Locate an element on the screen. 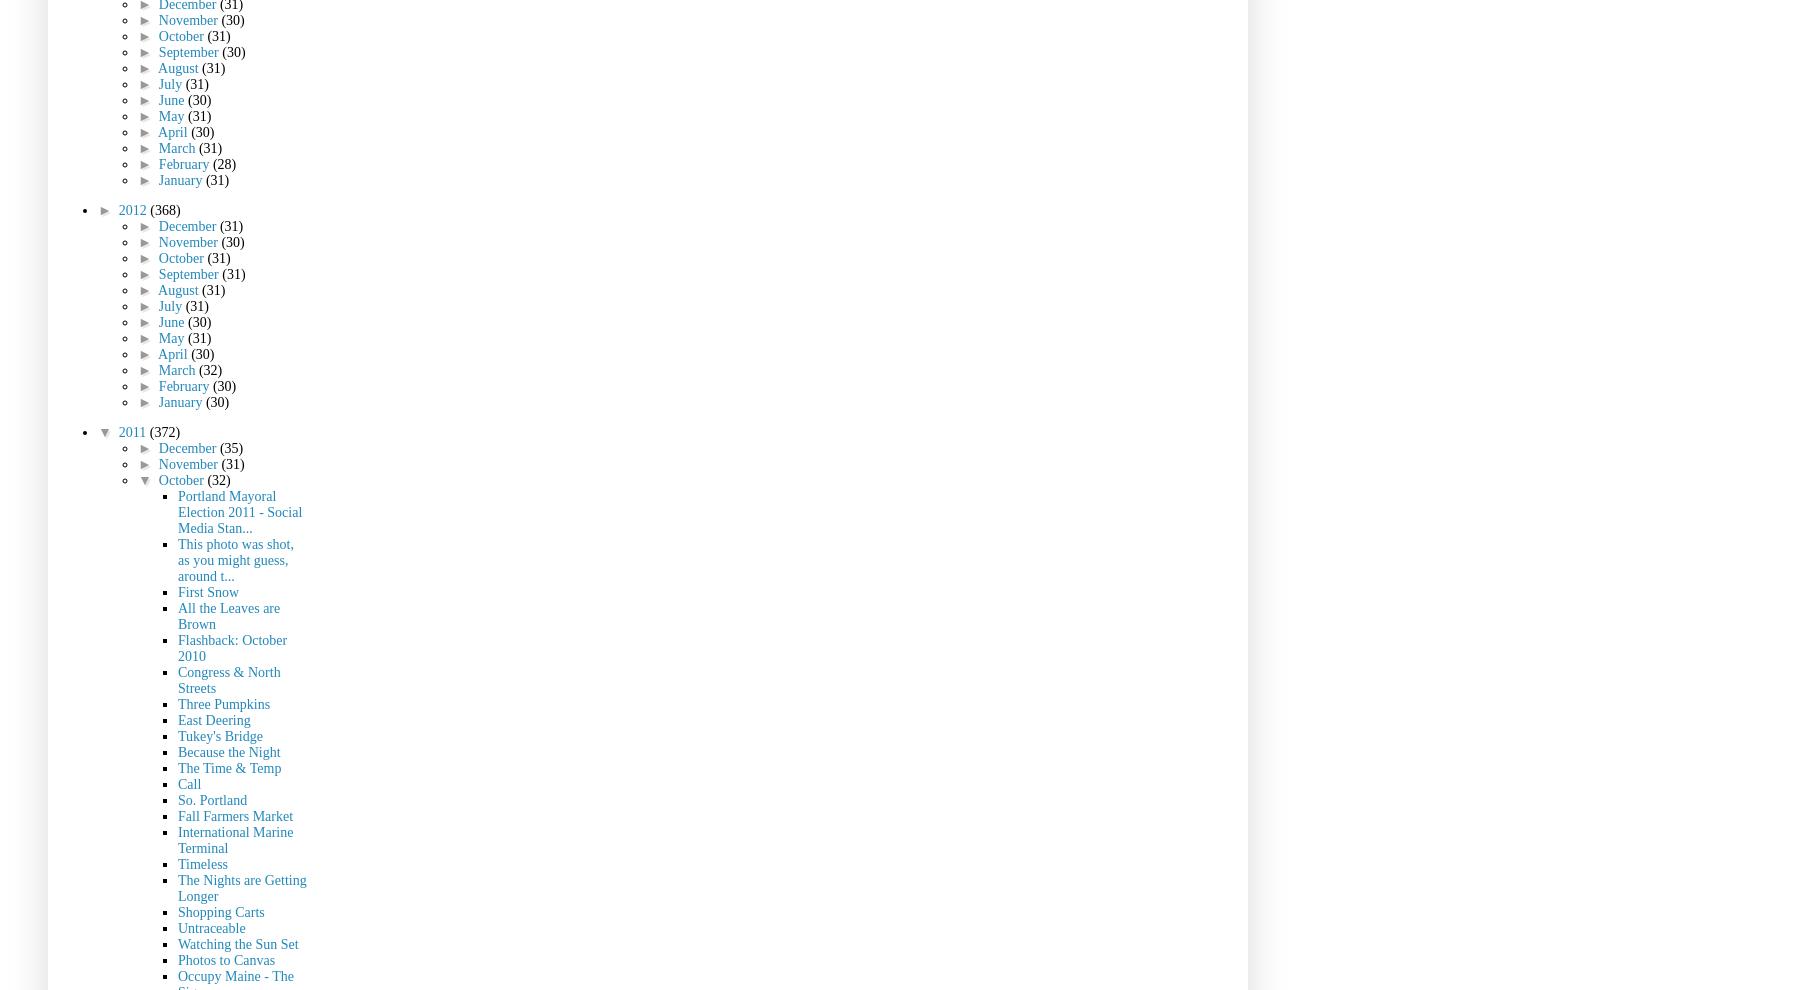 This screenshot has height=990, width=1820. 'Because the Night' is located at coordinates (228, 751).